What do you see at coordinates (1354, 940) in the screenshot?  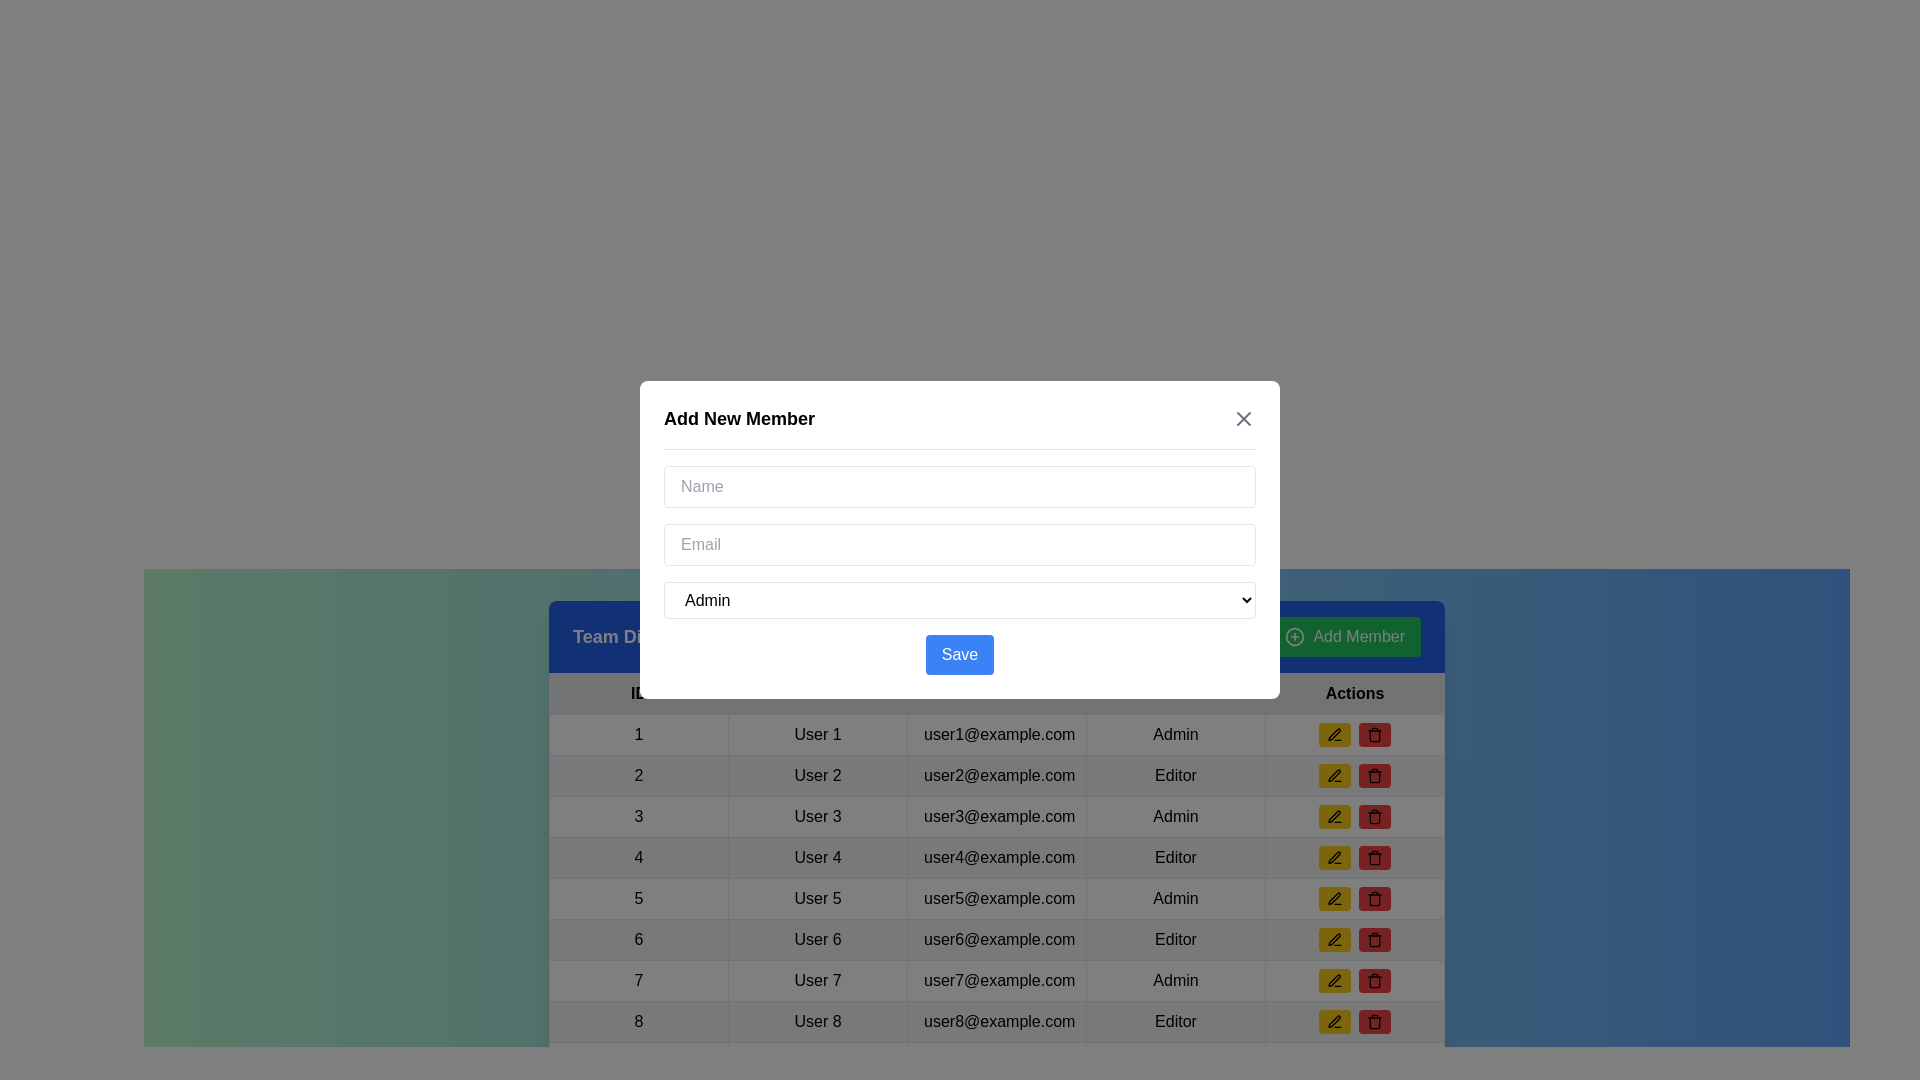 I see `the left button of the grouped button component in the Actions column to initiate editing for the row associated with the user 'user6@example.com' and role 'Editor'` at bounding box center [1354, 940].